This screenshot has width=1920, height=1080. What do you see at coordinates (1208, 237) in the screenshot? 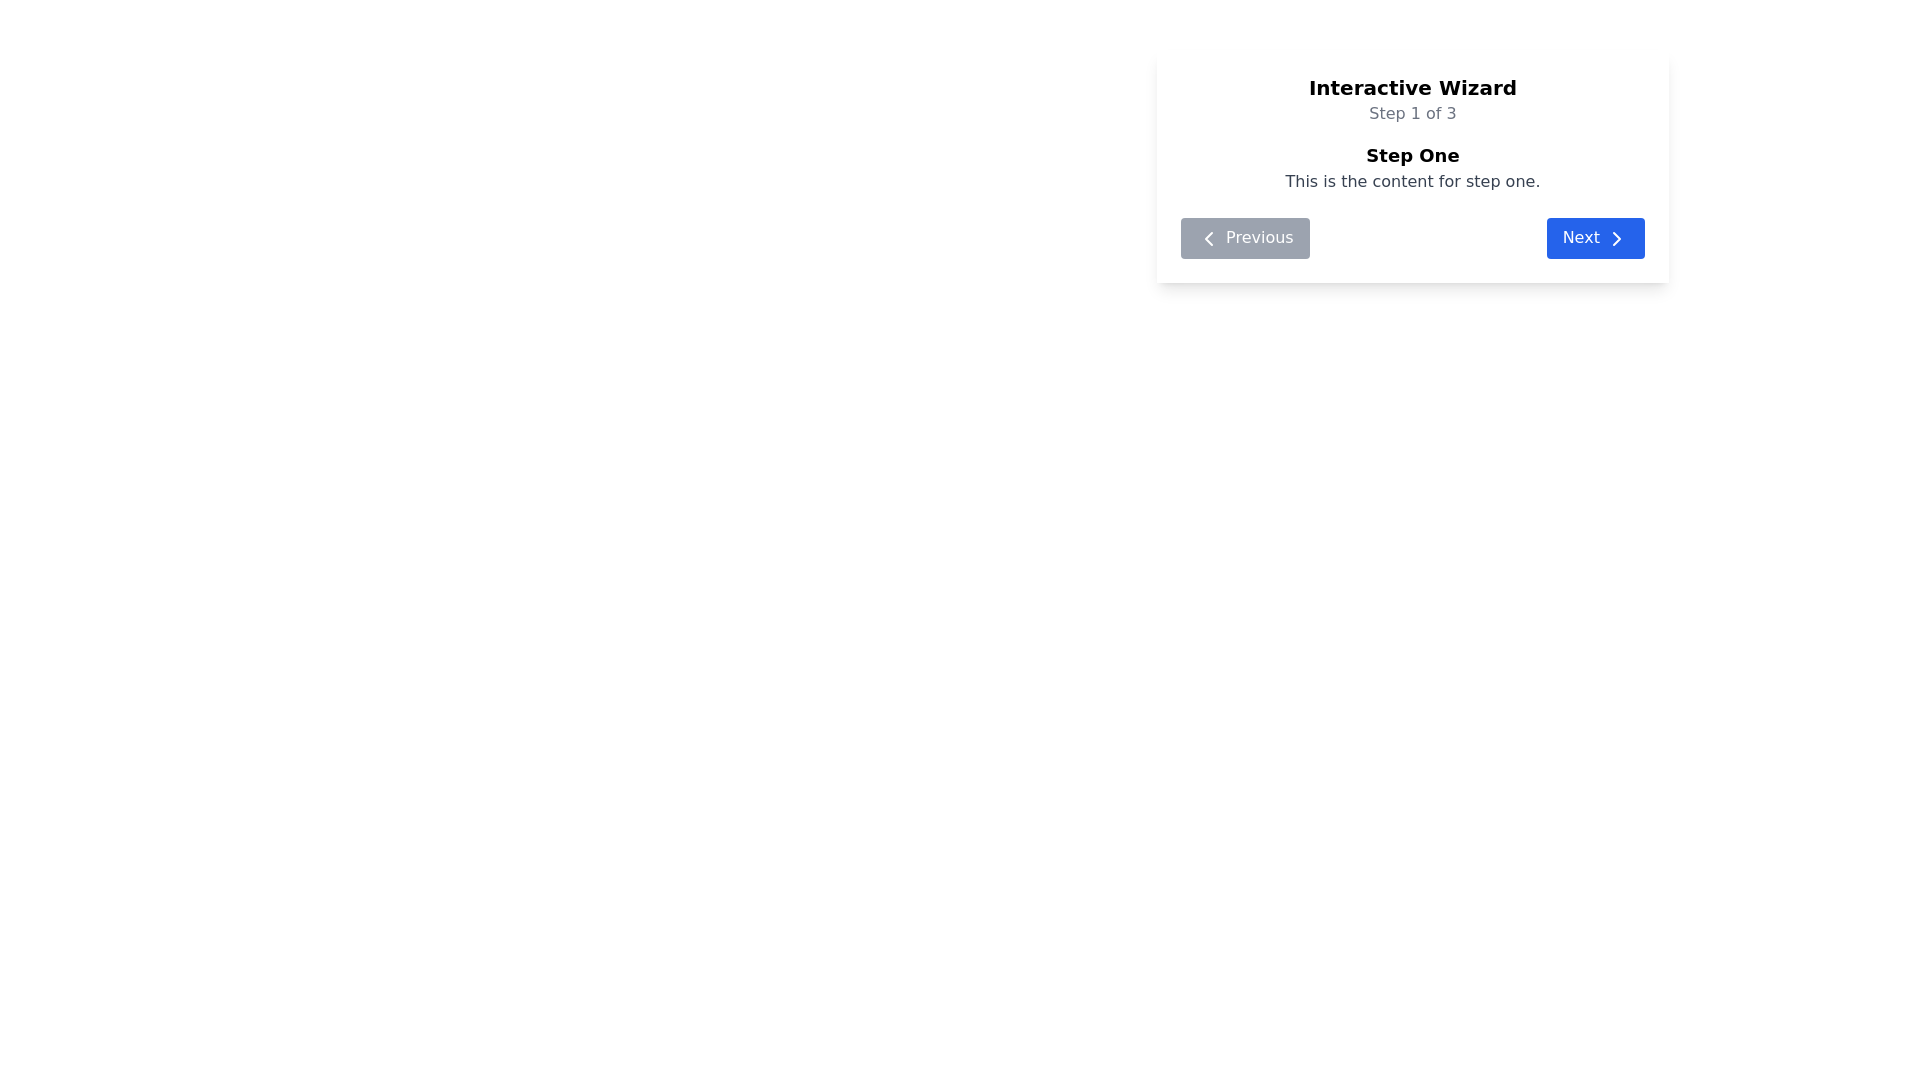
I see `the left-facing chevron icon within the 'Previous' button` at bounding box center [1208, 237].